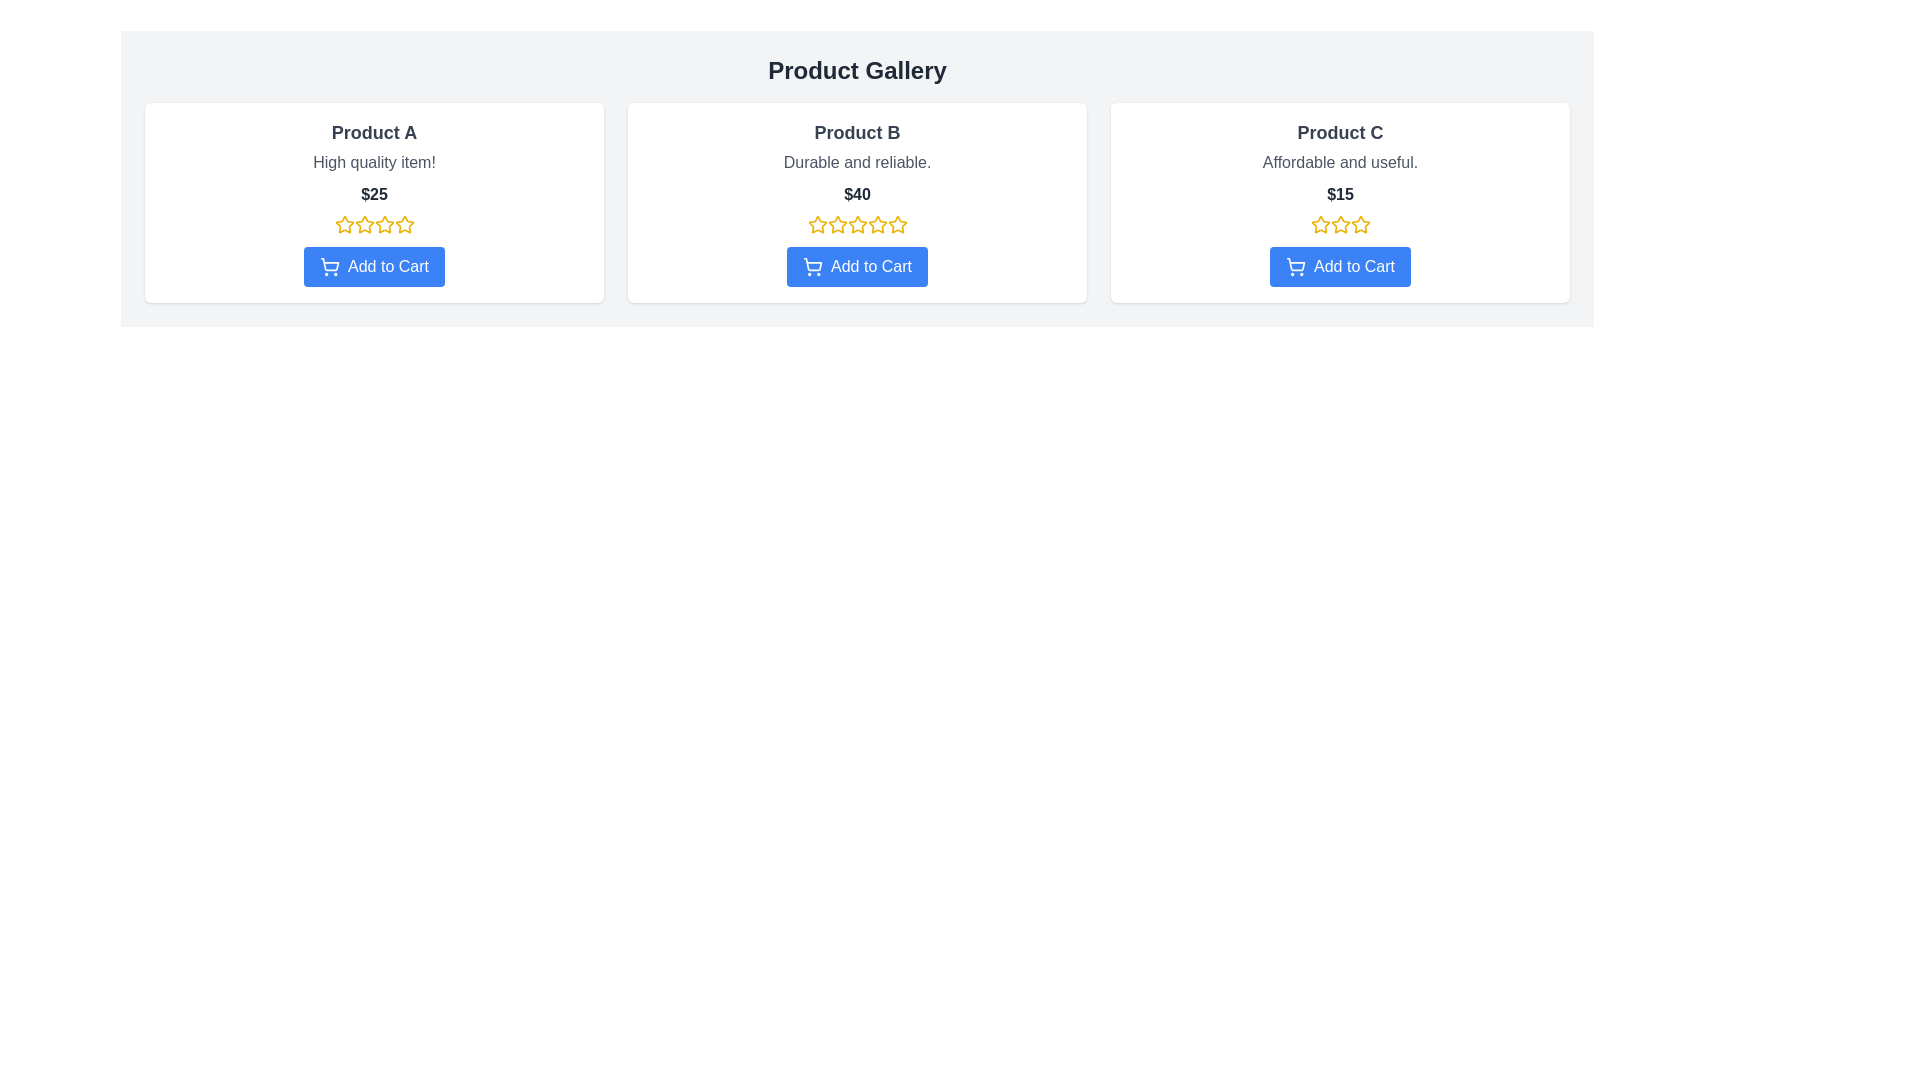 This screenshot has width=1920, height=1080. What do you see at coordinates (817, 224) in the screenshot?
I see `the first star in the five-star rating sequence on the 'Product B' card to rate it` at bounding box center [817, 224].